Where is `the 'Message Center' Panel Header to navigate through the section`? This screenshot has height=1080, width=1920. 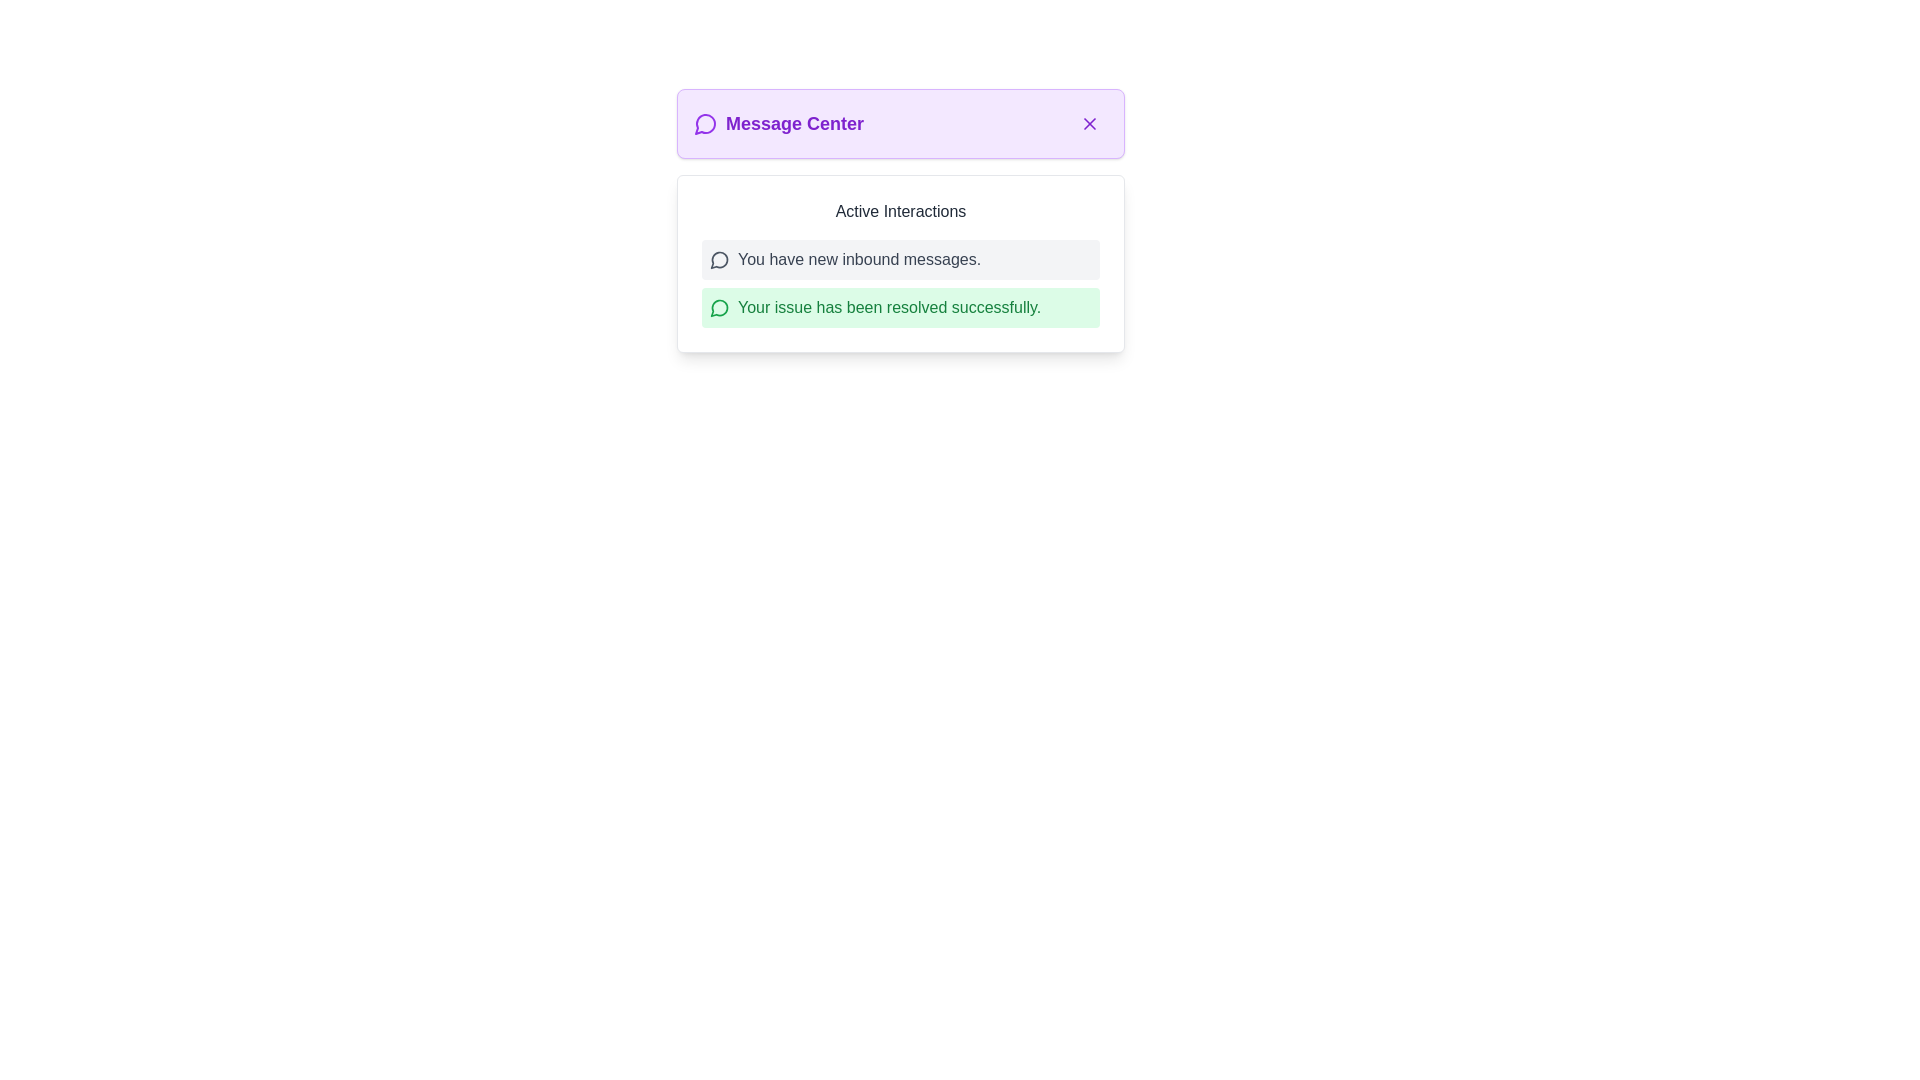 the 'Message Center' Panel Header to navigate through the section is located at coordinates (900, 123).